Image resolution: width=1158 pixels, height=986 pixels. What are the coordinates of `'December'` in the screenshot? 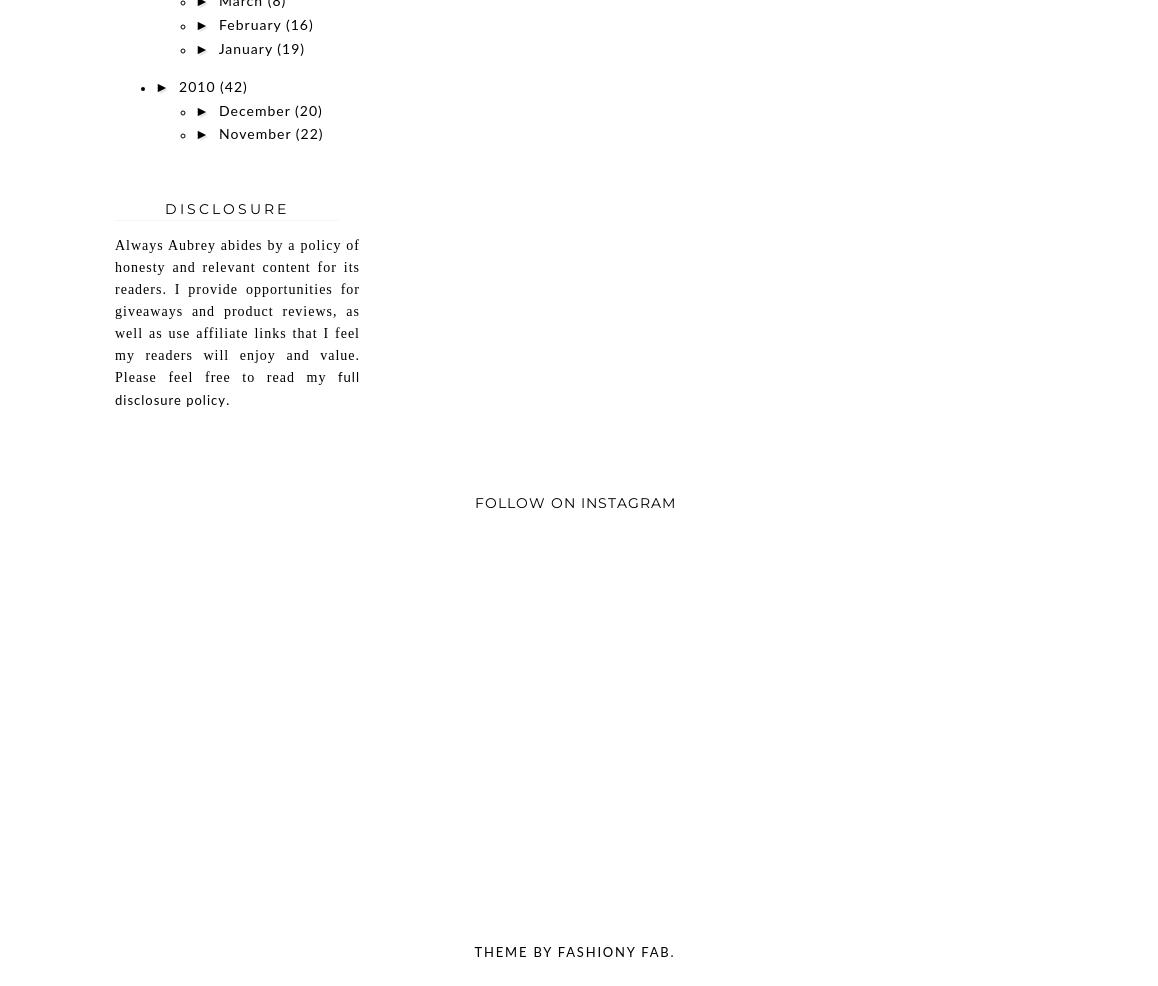 It's located at (255, 111).